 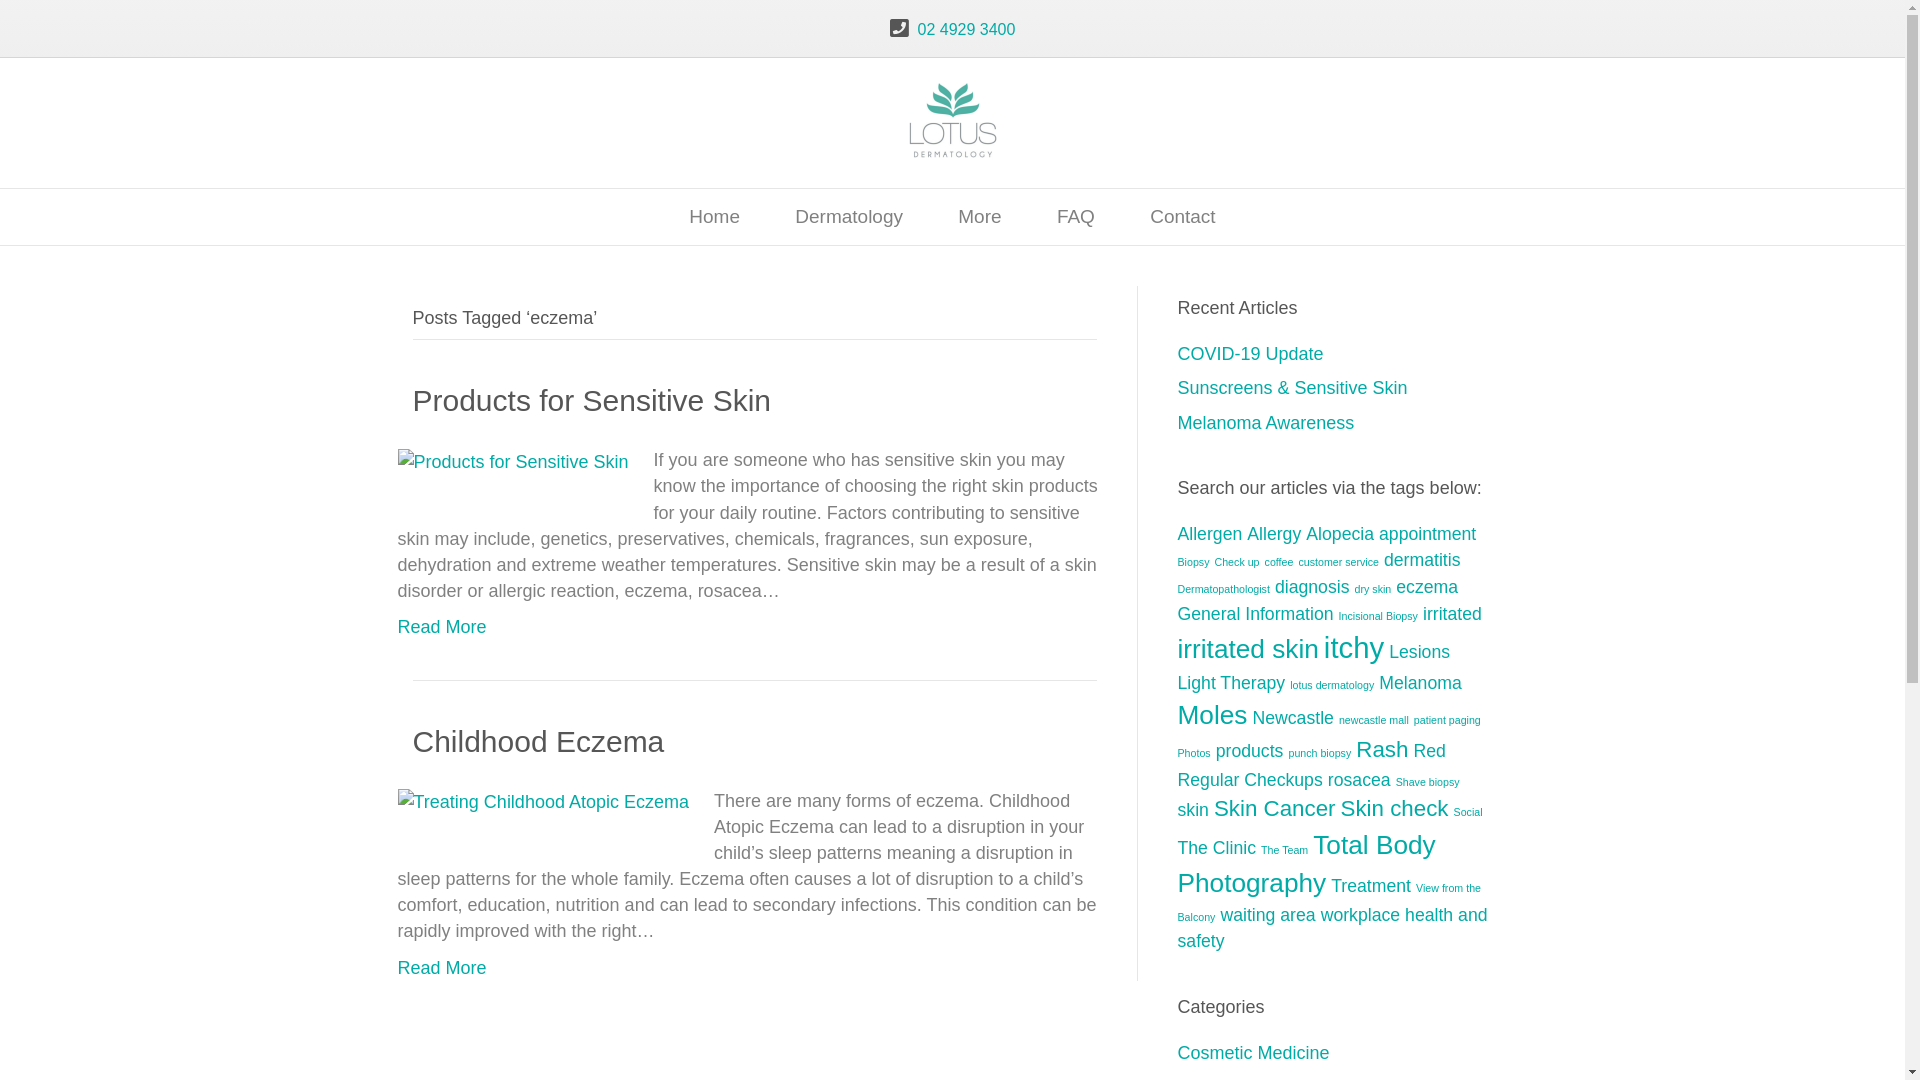 What do you see at coordinates (1177, 1052) in the screenshot?
I see `'Cosmetic Medicine'` at bounding box center [1177, 1052].